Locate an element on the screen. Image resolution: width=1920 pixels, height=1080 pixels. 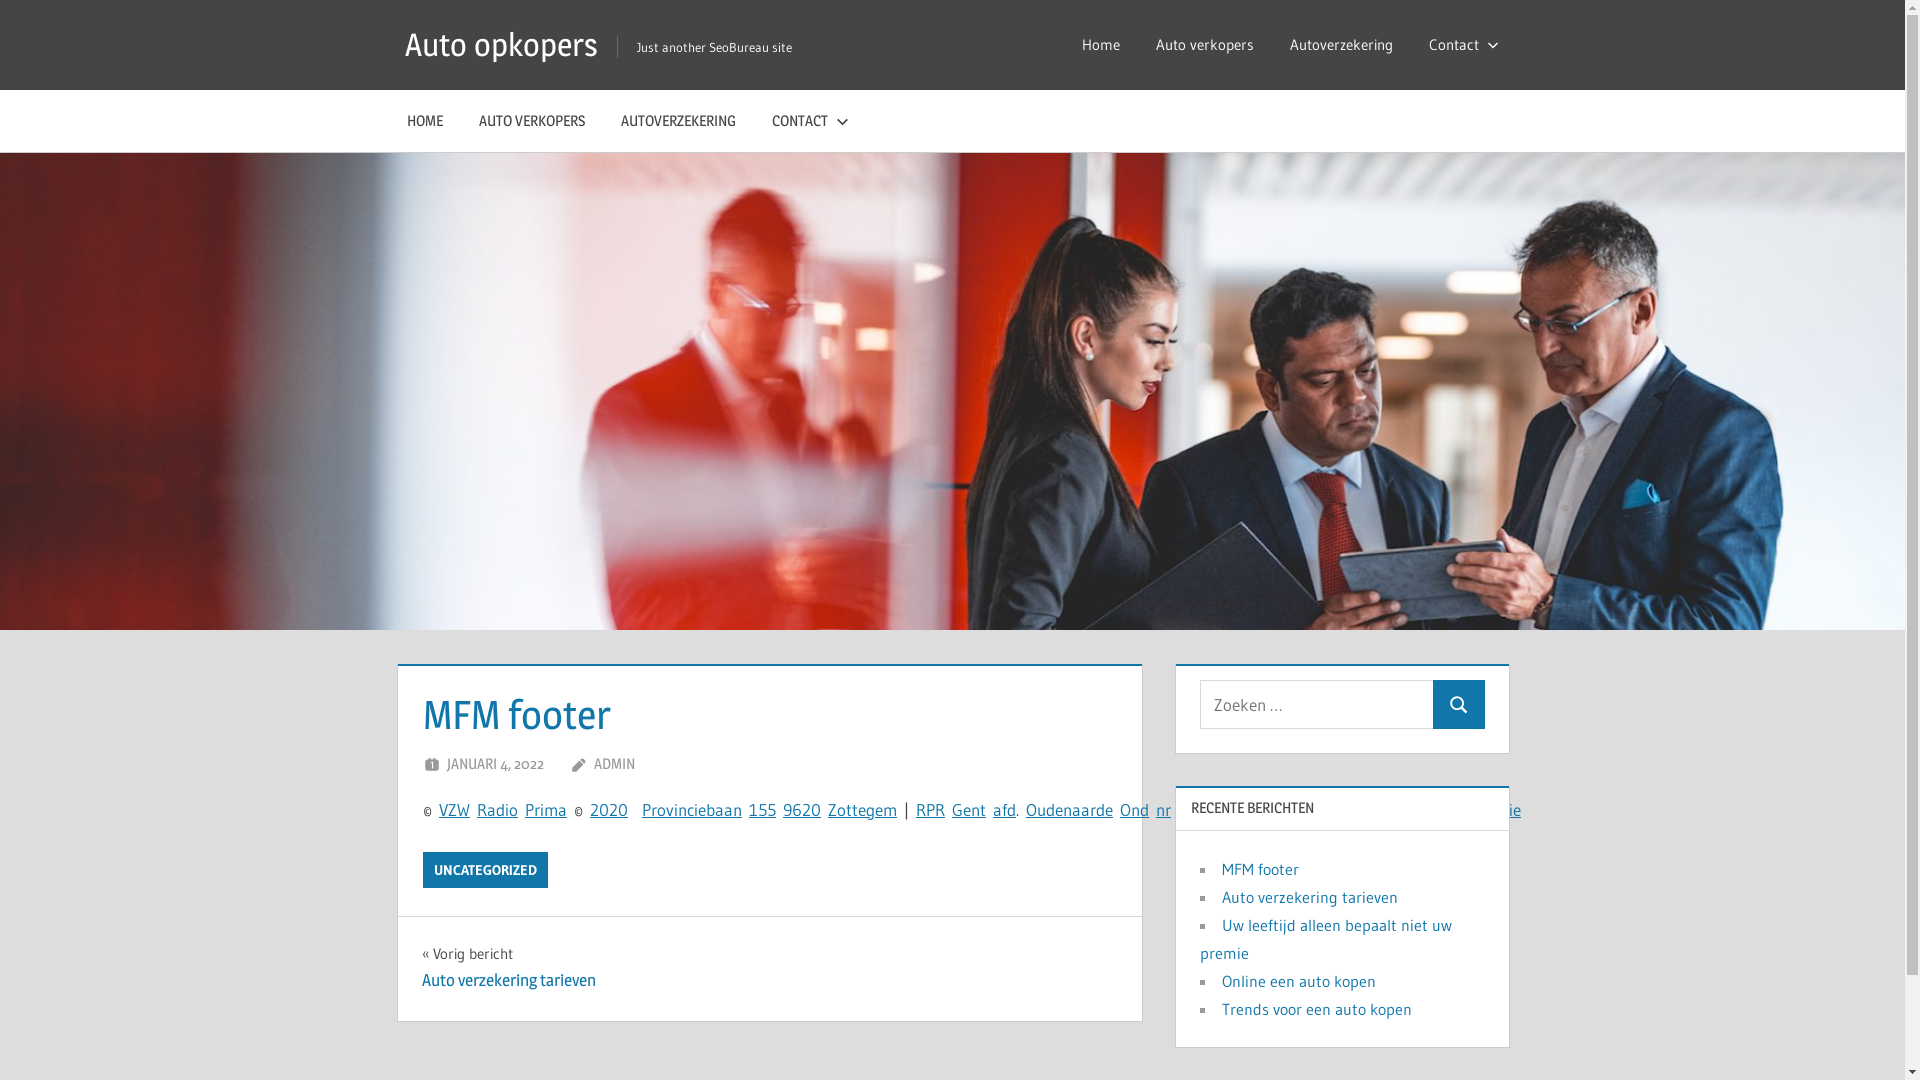
'AUTO VERKOPERS' is located at coordinates (532, 120).